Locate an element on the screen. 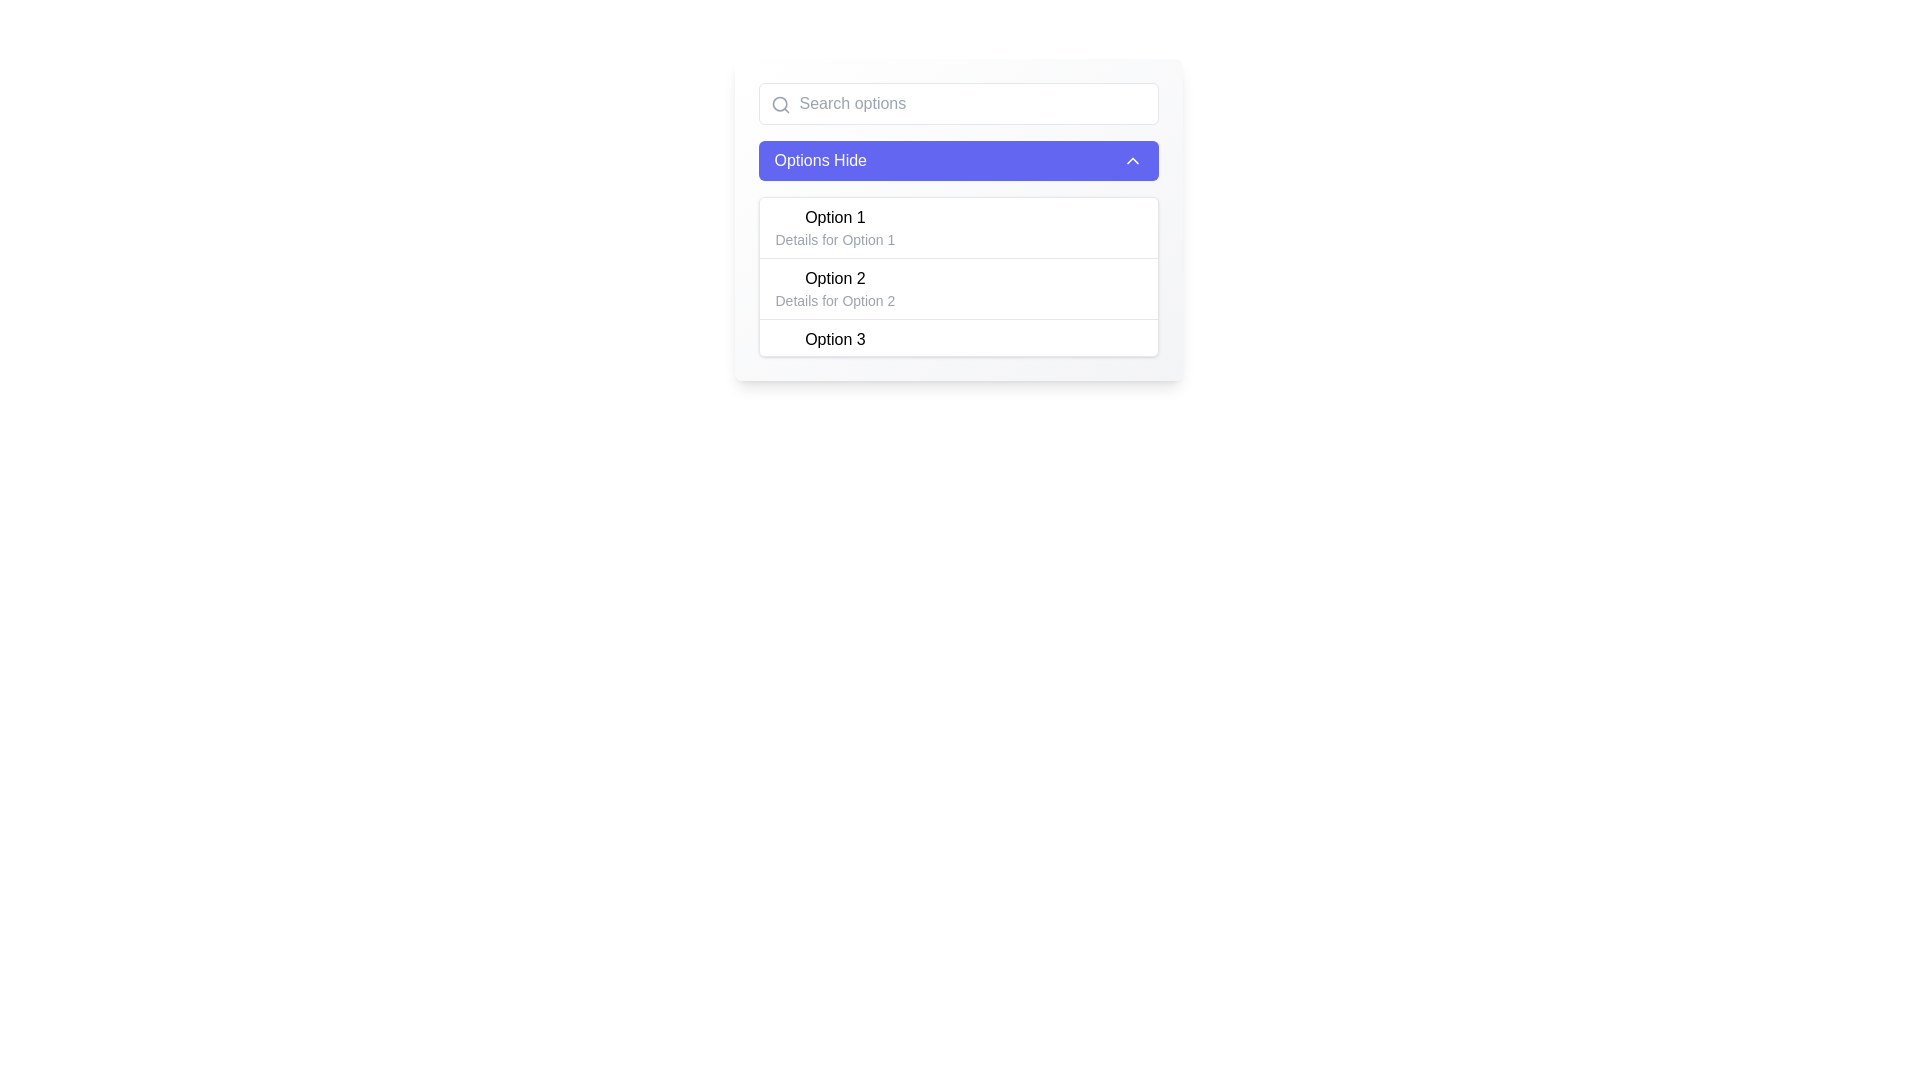 The height and width of the screenshot is (1080, 1920). the magnifying glass icon located at the top-left corner of the search bar is located at coordinates (778, 104).